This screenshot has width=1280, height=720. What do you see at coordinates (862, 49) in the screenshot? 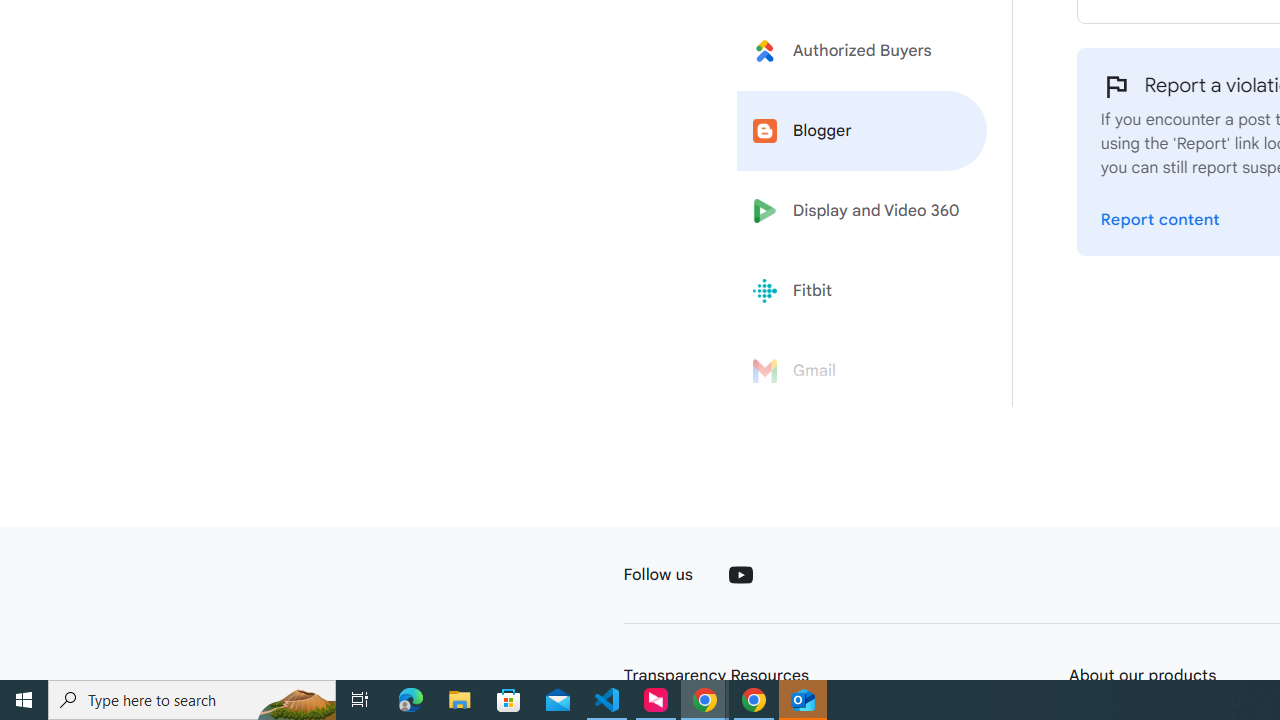
I see `'Learn more about Authorized Buyers'` at bounding box center [862, 49].